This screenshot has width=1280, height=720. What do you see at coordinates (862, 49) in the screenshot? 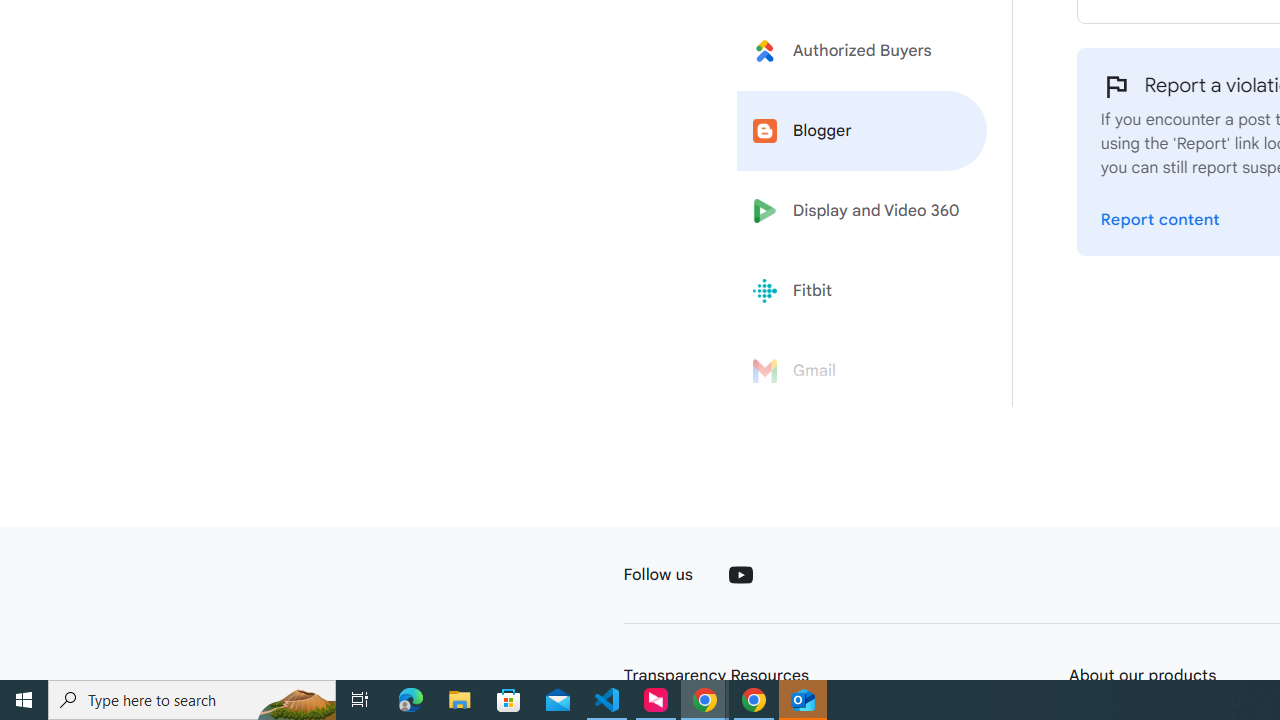
I see `'Learn more about Authorized Buyers'` at bounding box center [862, 49].